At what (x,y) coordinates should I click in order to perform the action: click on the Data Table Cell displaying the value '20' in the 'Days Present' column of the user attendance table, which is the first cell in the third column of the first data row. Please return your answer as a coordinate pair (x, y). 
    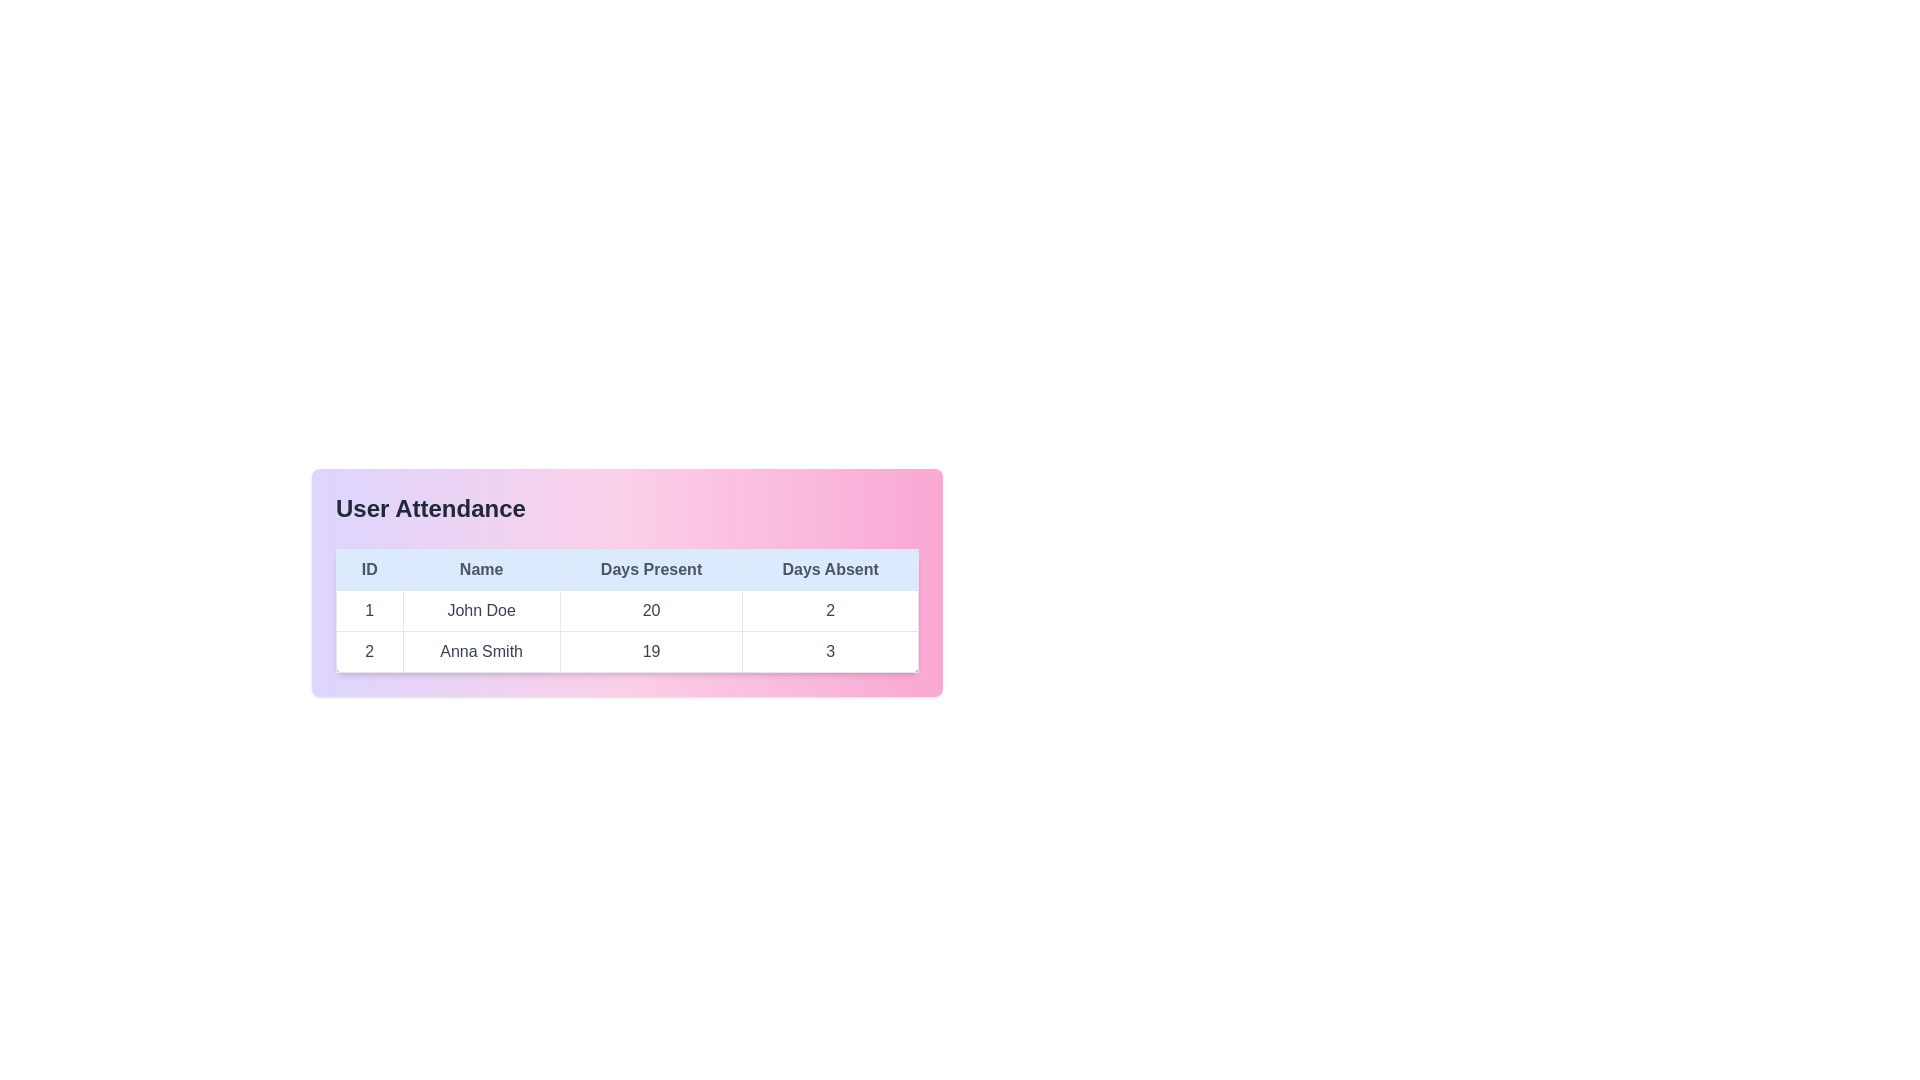
    Looking at the image, I should click on (626, 631).